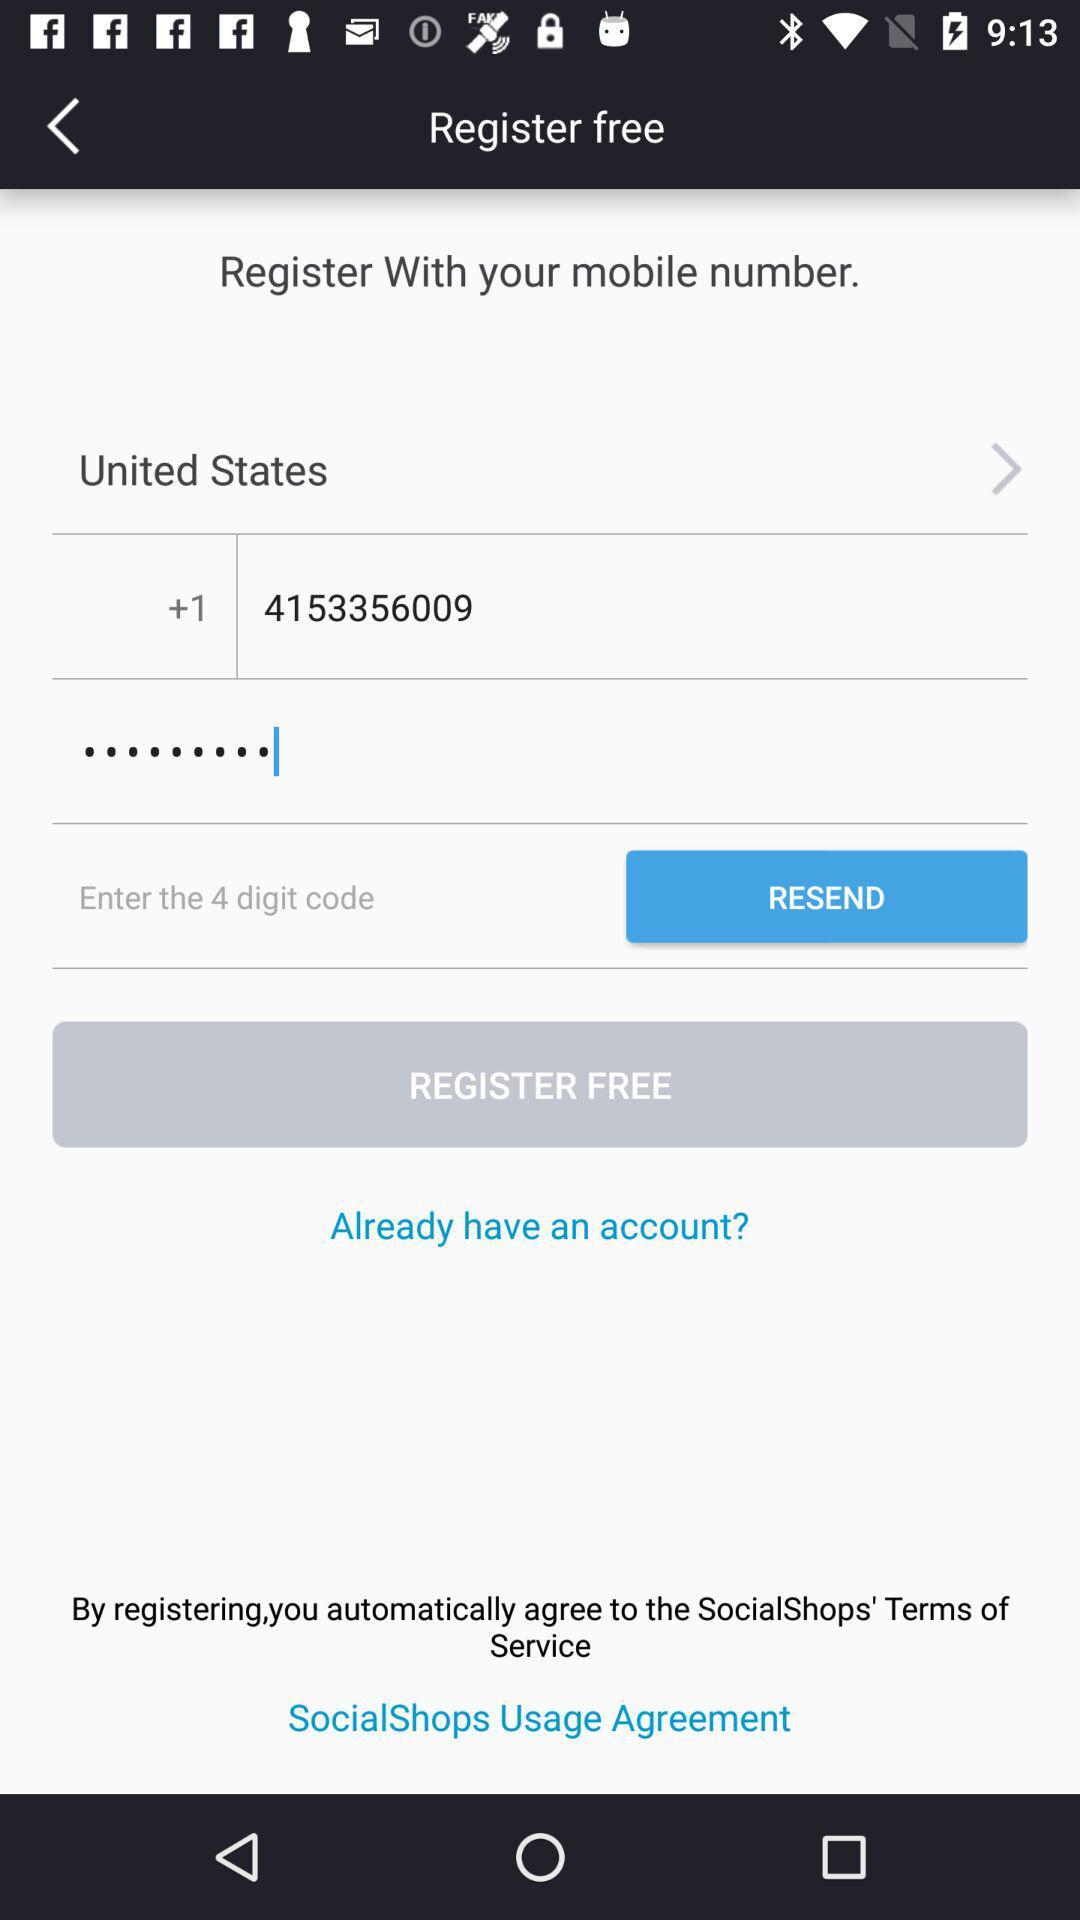 The image size is (1080, 1920). What do you see at coordinates (1006, 468) in the screenshot?
I see `right scroll button` at bounding box center [1006, 468].